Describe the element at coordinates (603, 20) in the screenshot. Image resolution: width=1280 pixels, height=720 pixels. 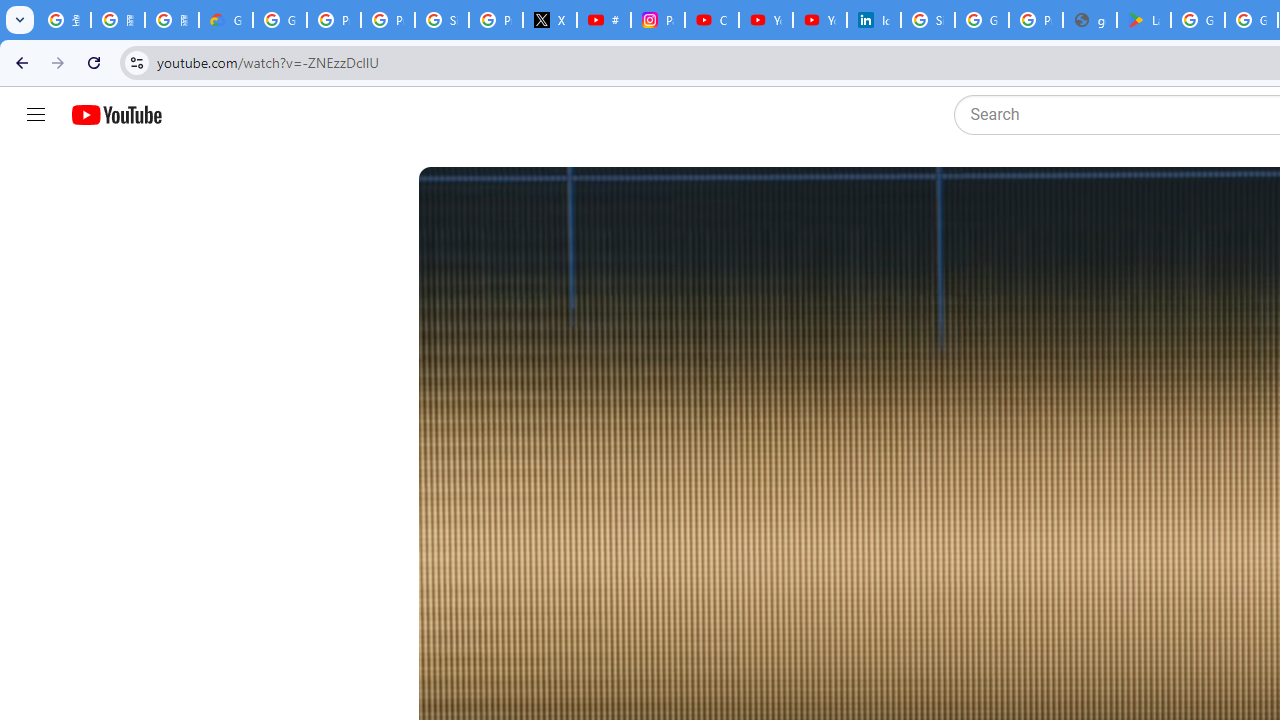
I see `'#nbabasketballhighlights - YouTube'` at that location.